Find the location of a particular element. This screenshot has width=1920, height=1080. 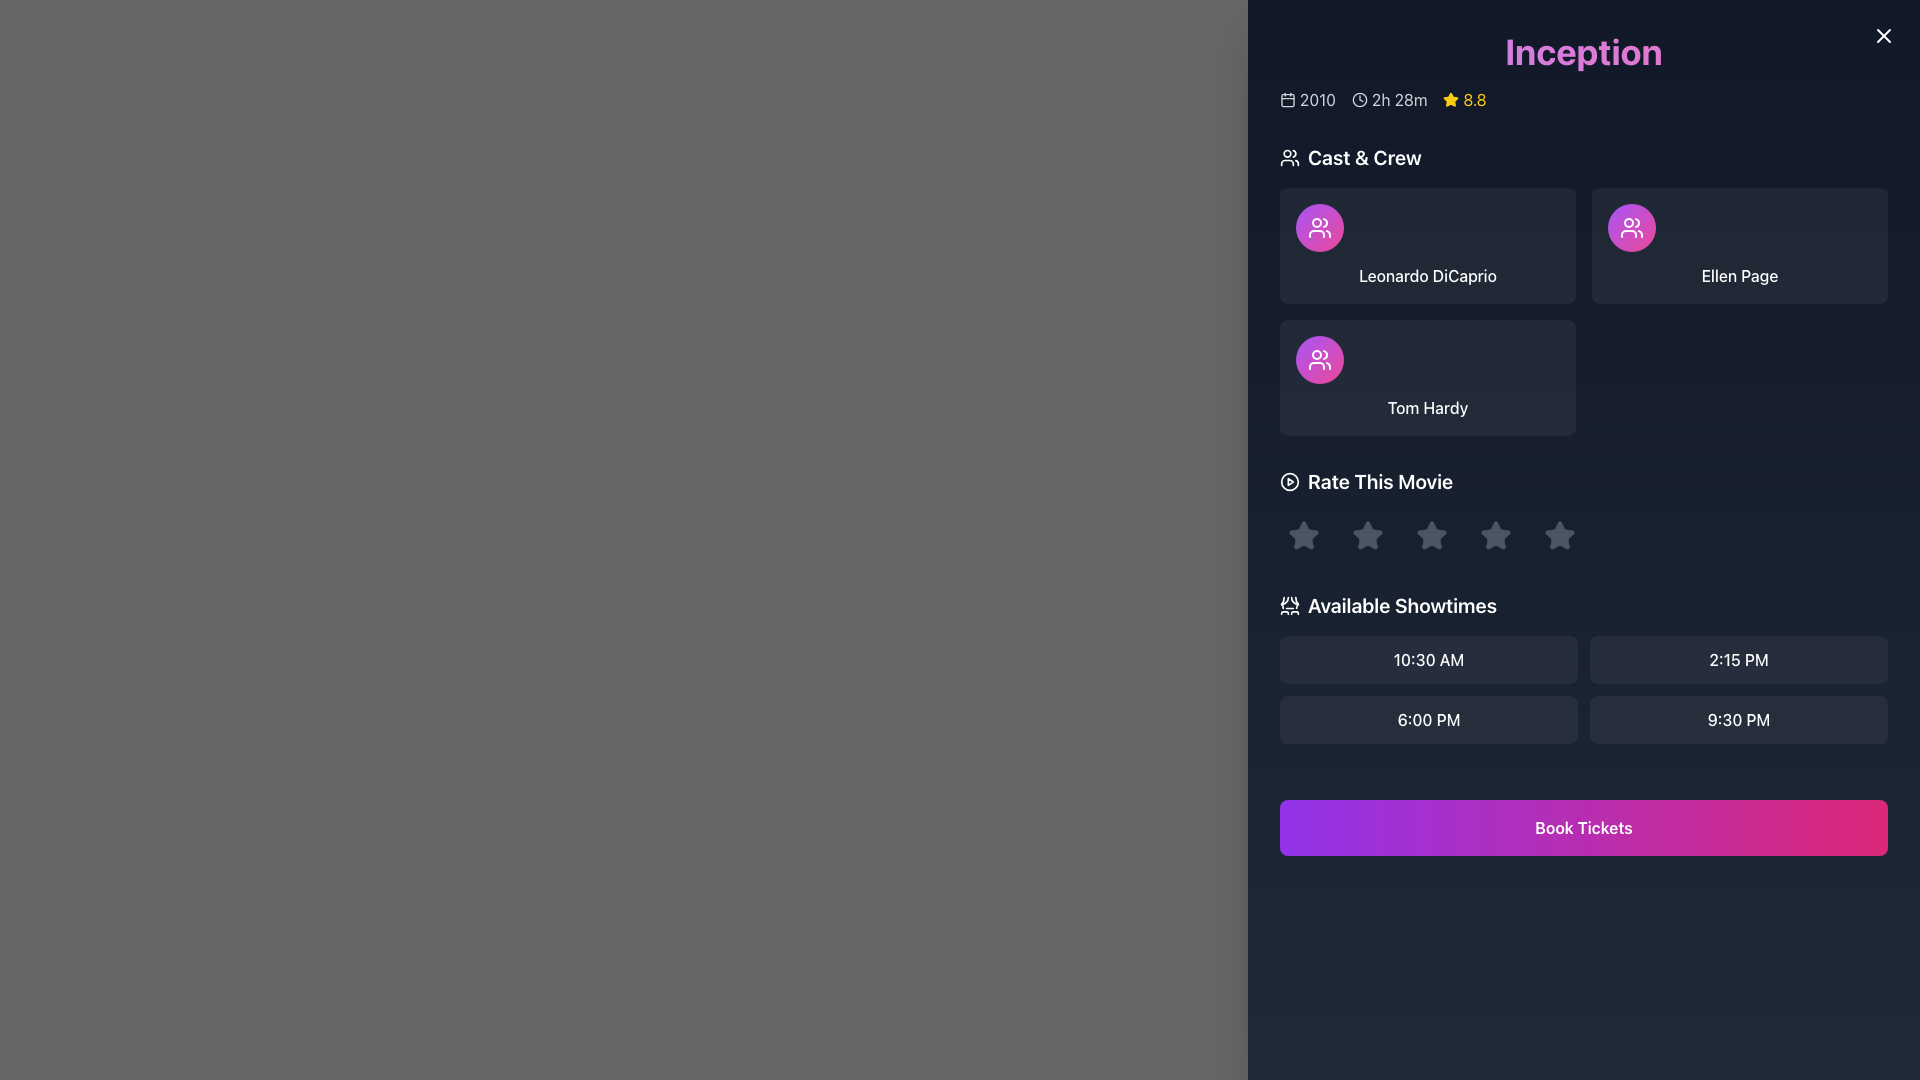

the second star-shaped rating button in the row under 'Rate This Movie' is located at coordinates (1367, 535).